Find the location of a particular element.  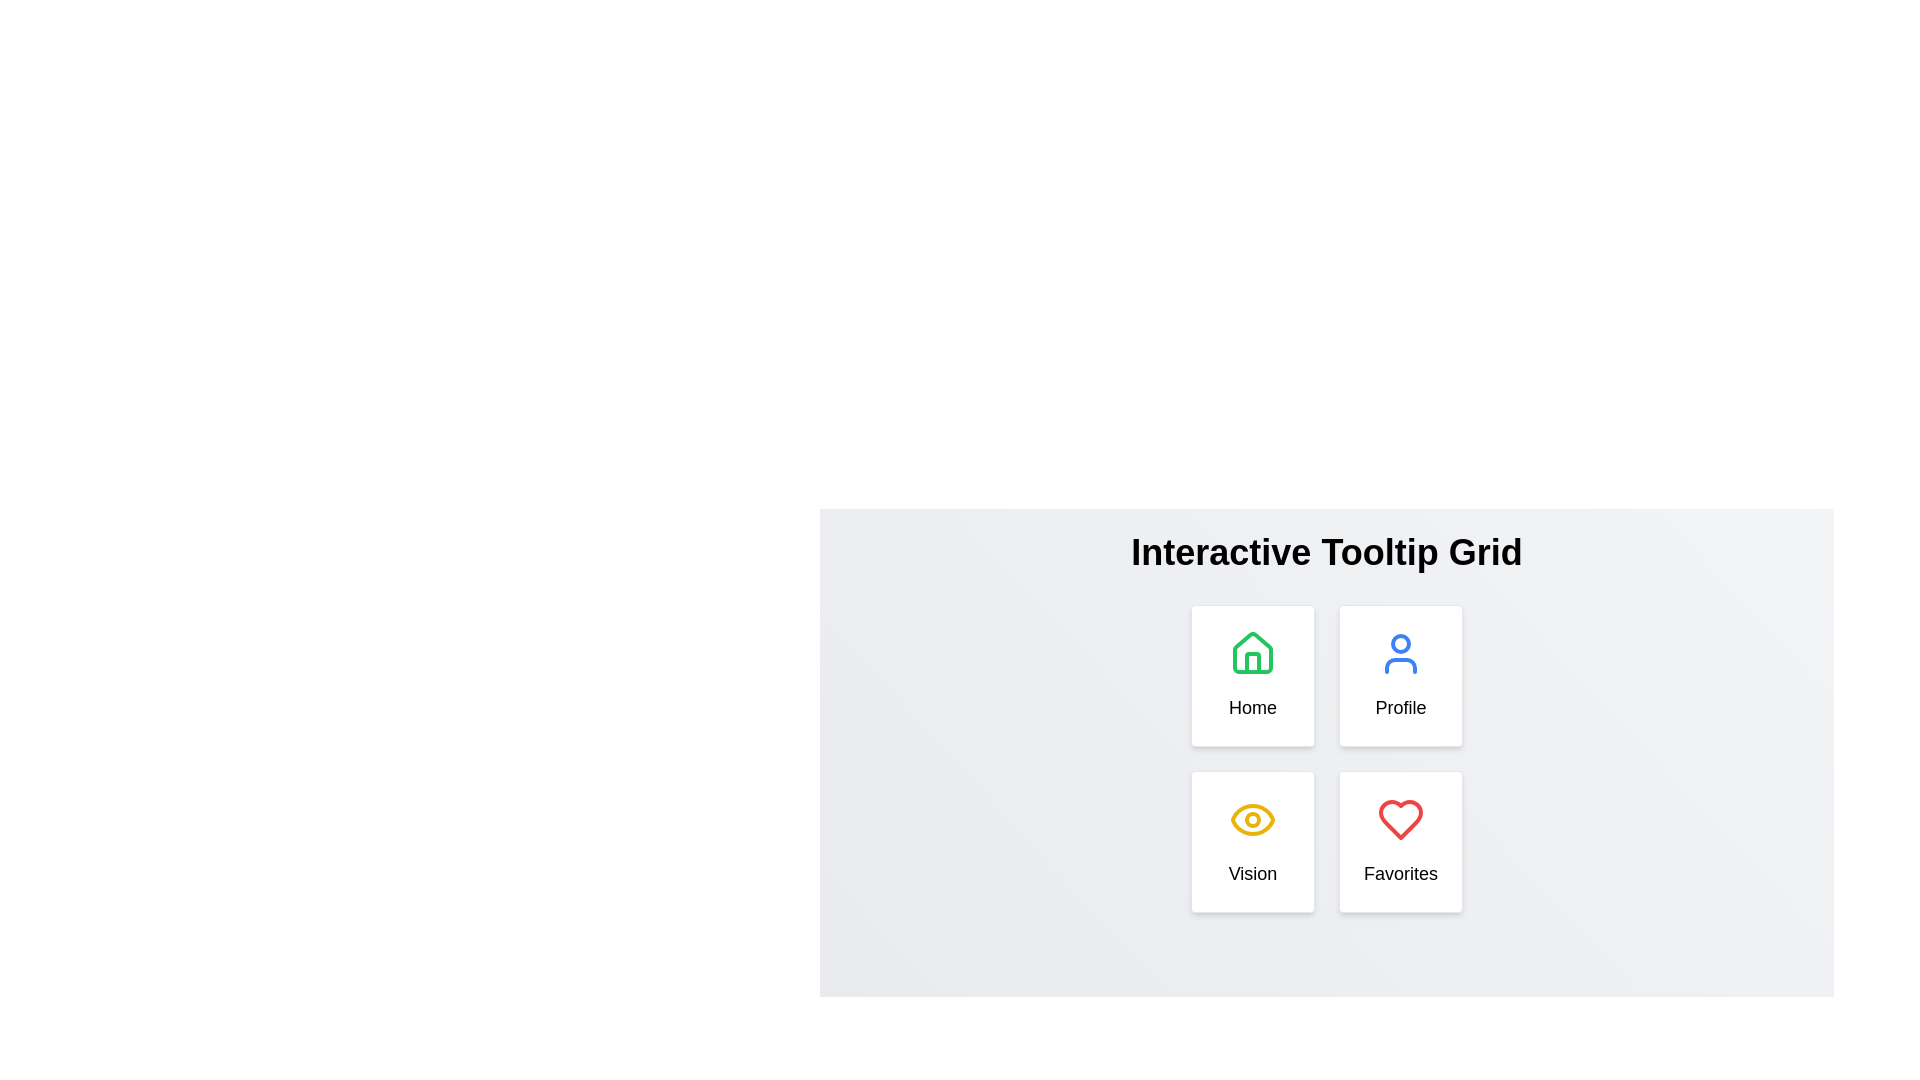

the SVG circle element representing the head part of the profile icon located in the top-right of the grid labeled 'Profile' is located at coordinates (1400, 644).